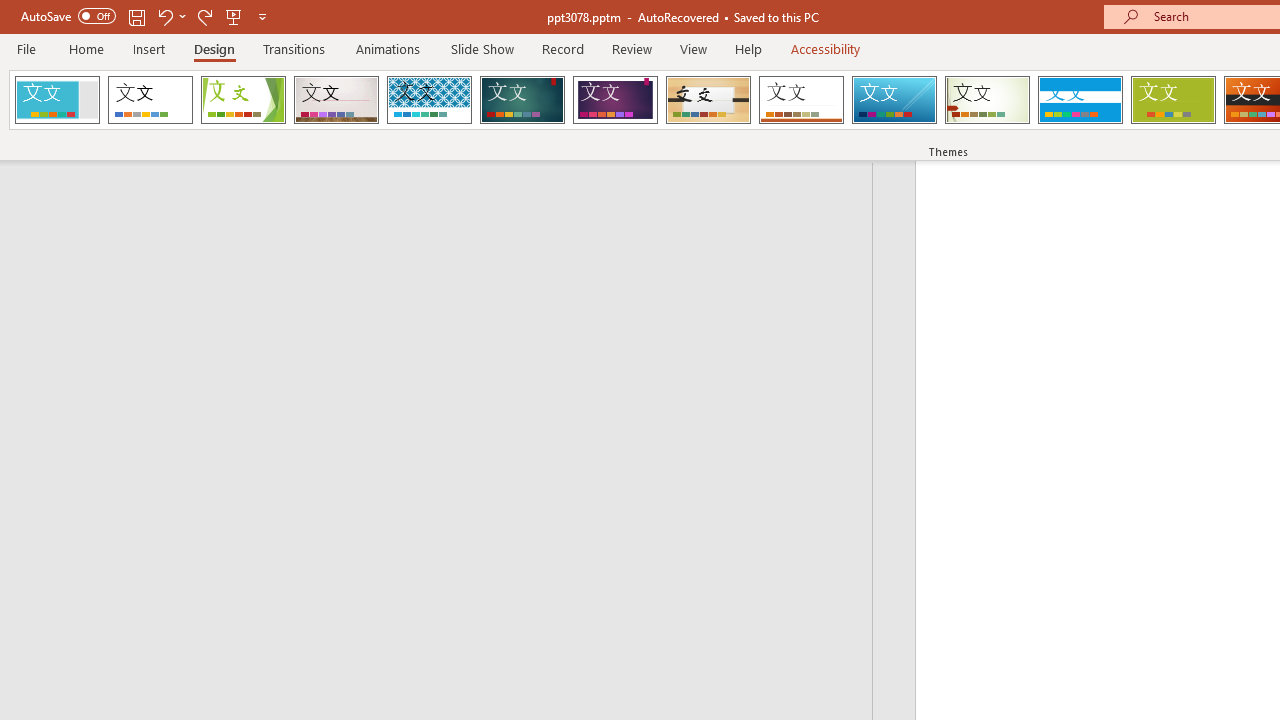 This screenshot has height=720, width=1280. What do you see at coordinates (893, 100) in the screenshot?
I see `'Slice'` at bounding box center [893, 100].